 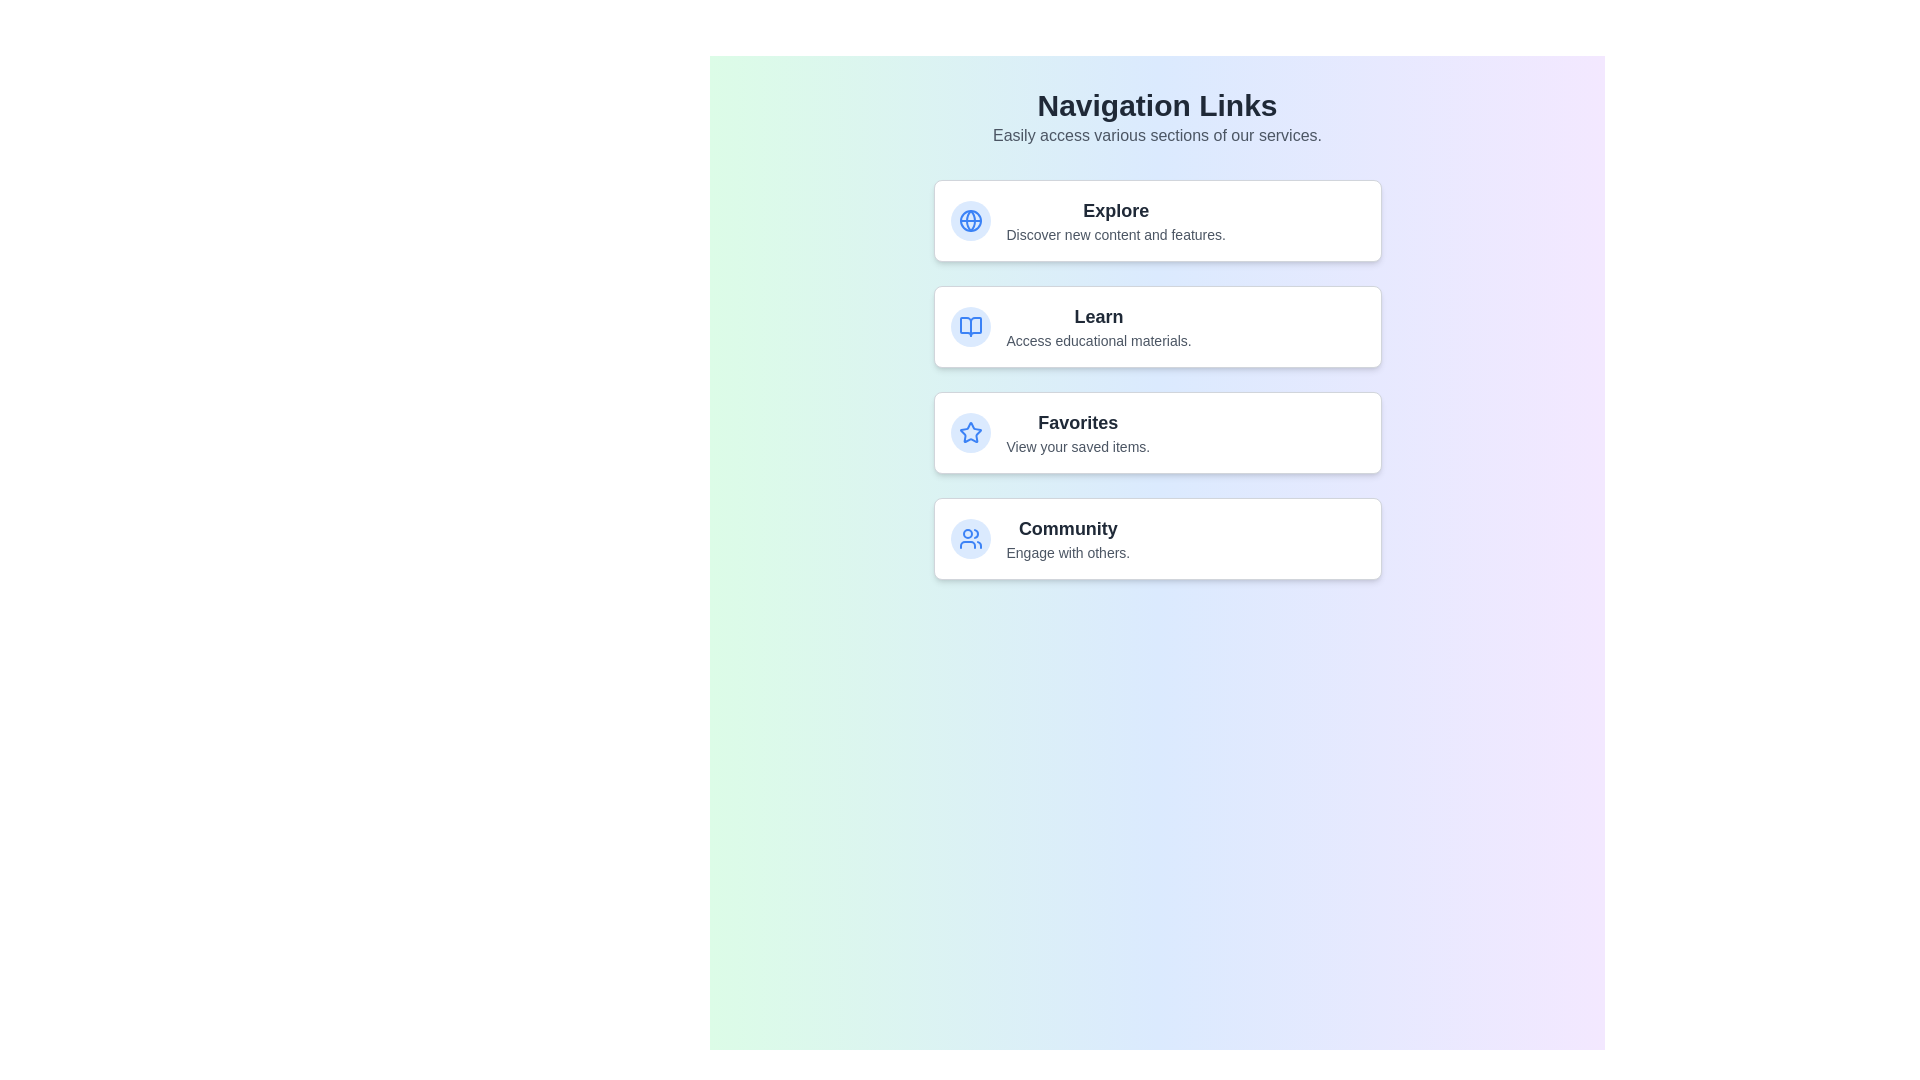 I want to click on descriptive text located in the 'Favorites' section, positioned beneath the 'Favorites' title, so click(x=1077, y=446).